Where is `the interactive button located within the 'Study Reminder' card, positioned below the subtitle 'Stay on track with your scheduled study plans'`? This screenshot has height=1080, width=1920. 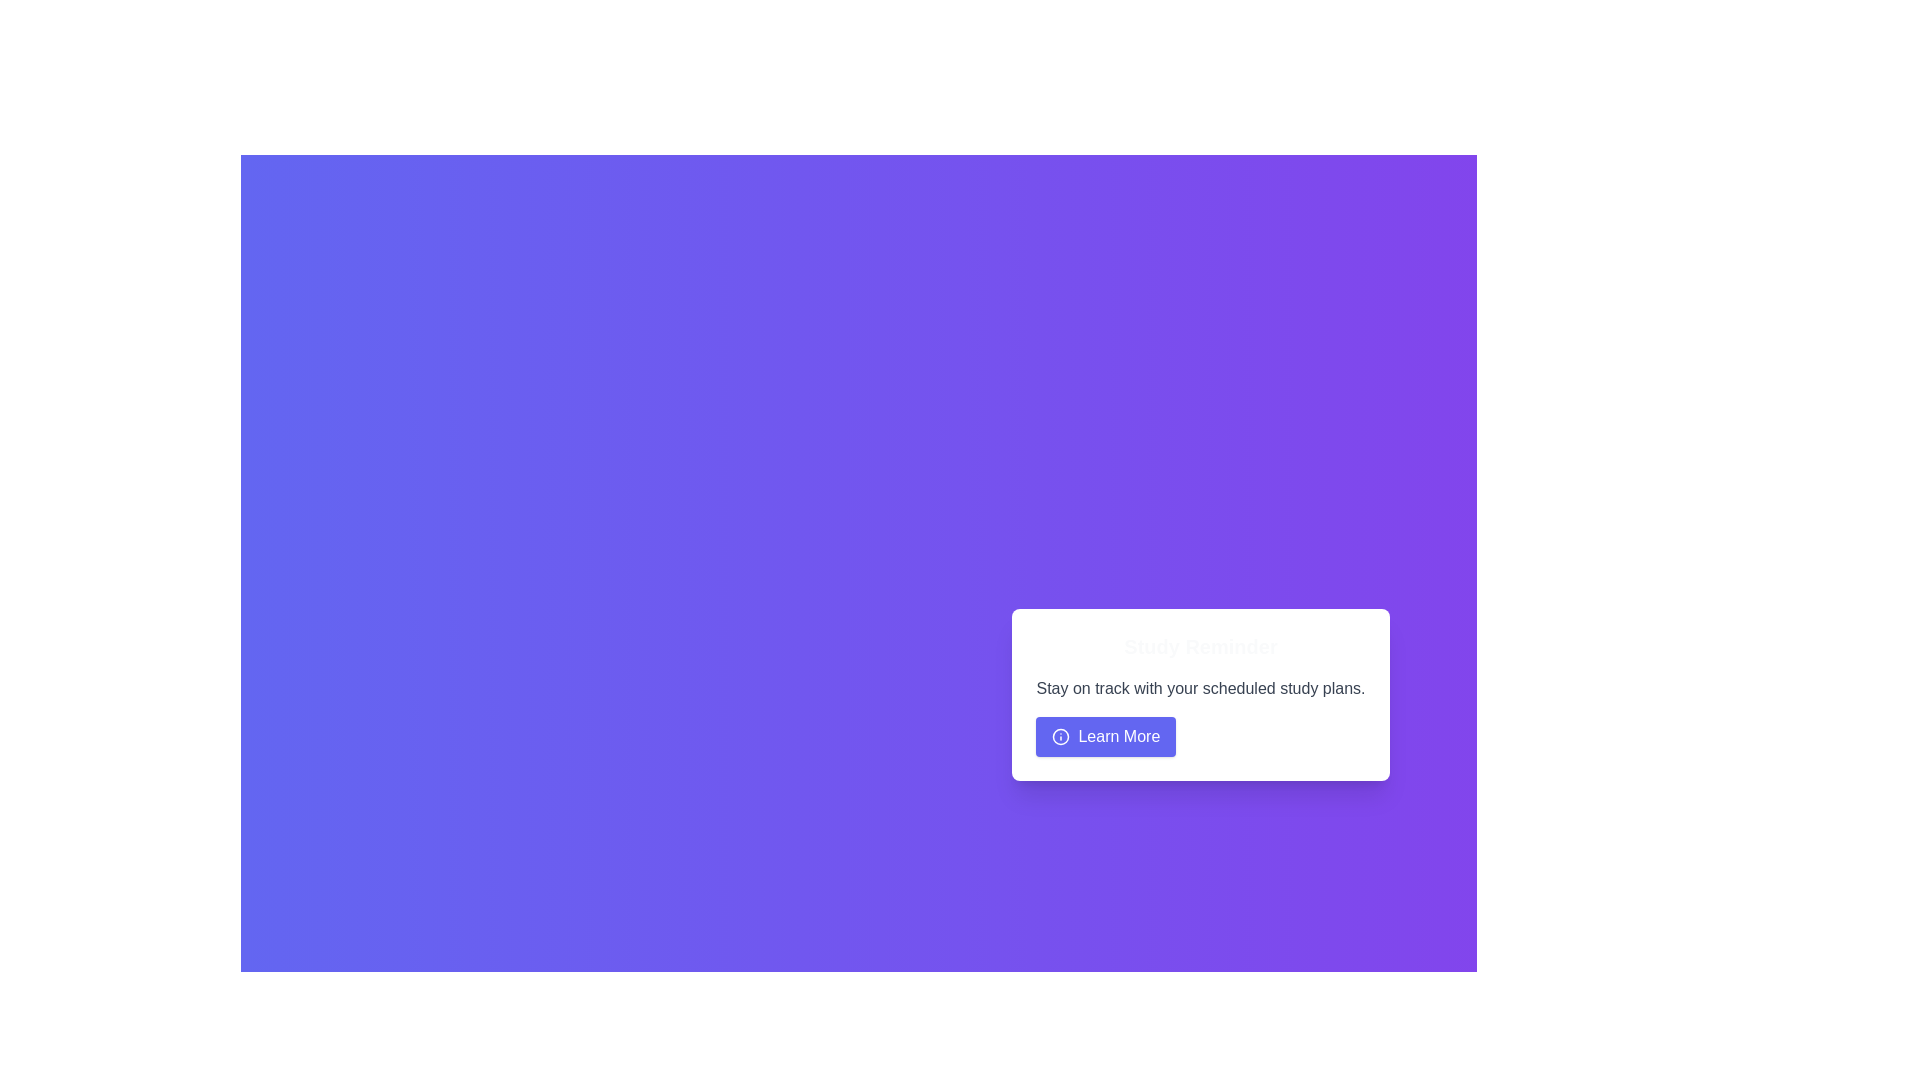
the interactive button located within the 'Study Reminder' card, positioned below the subtitle 'Stay on track with your scheduled study plans' is located at coordinates (1105, 736).